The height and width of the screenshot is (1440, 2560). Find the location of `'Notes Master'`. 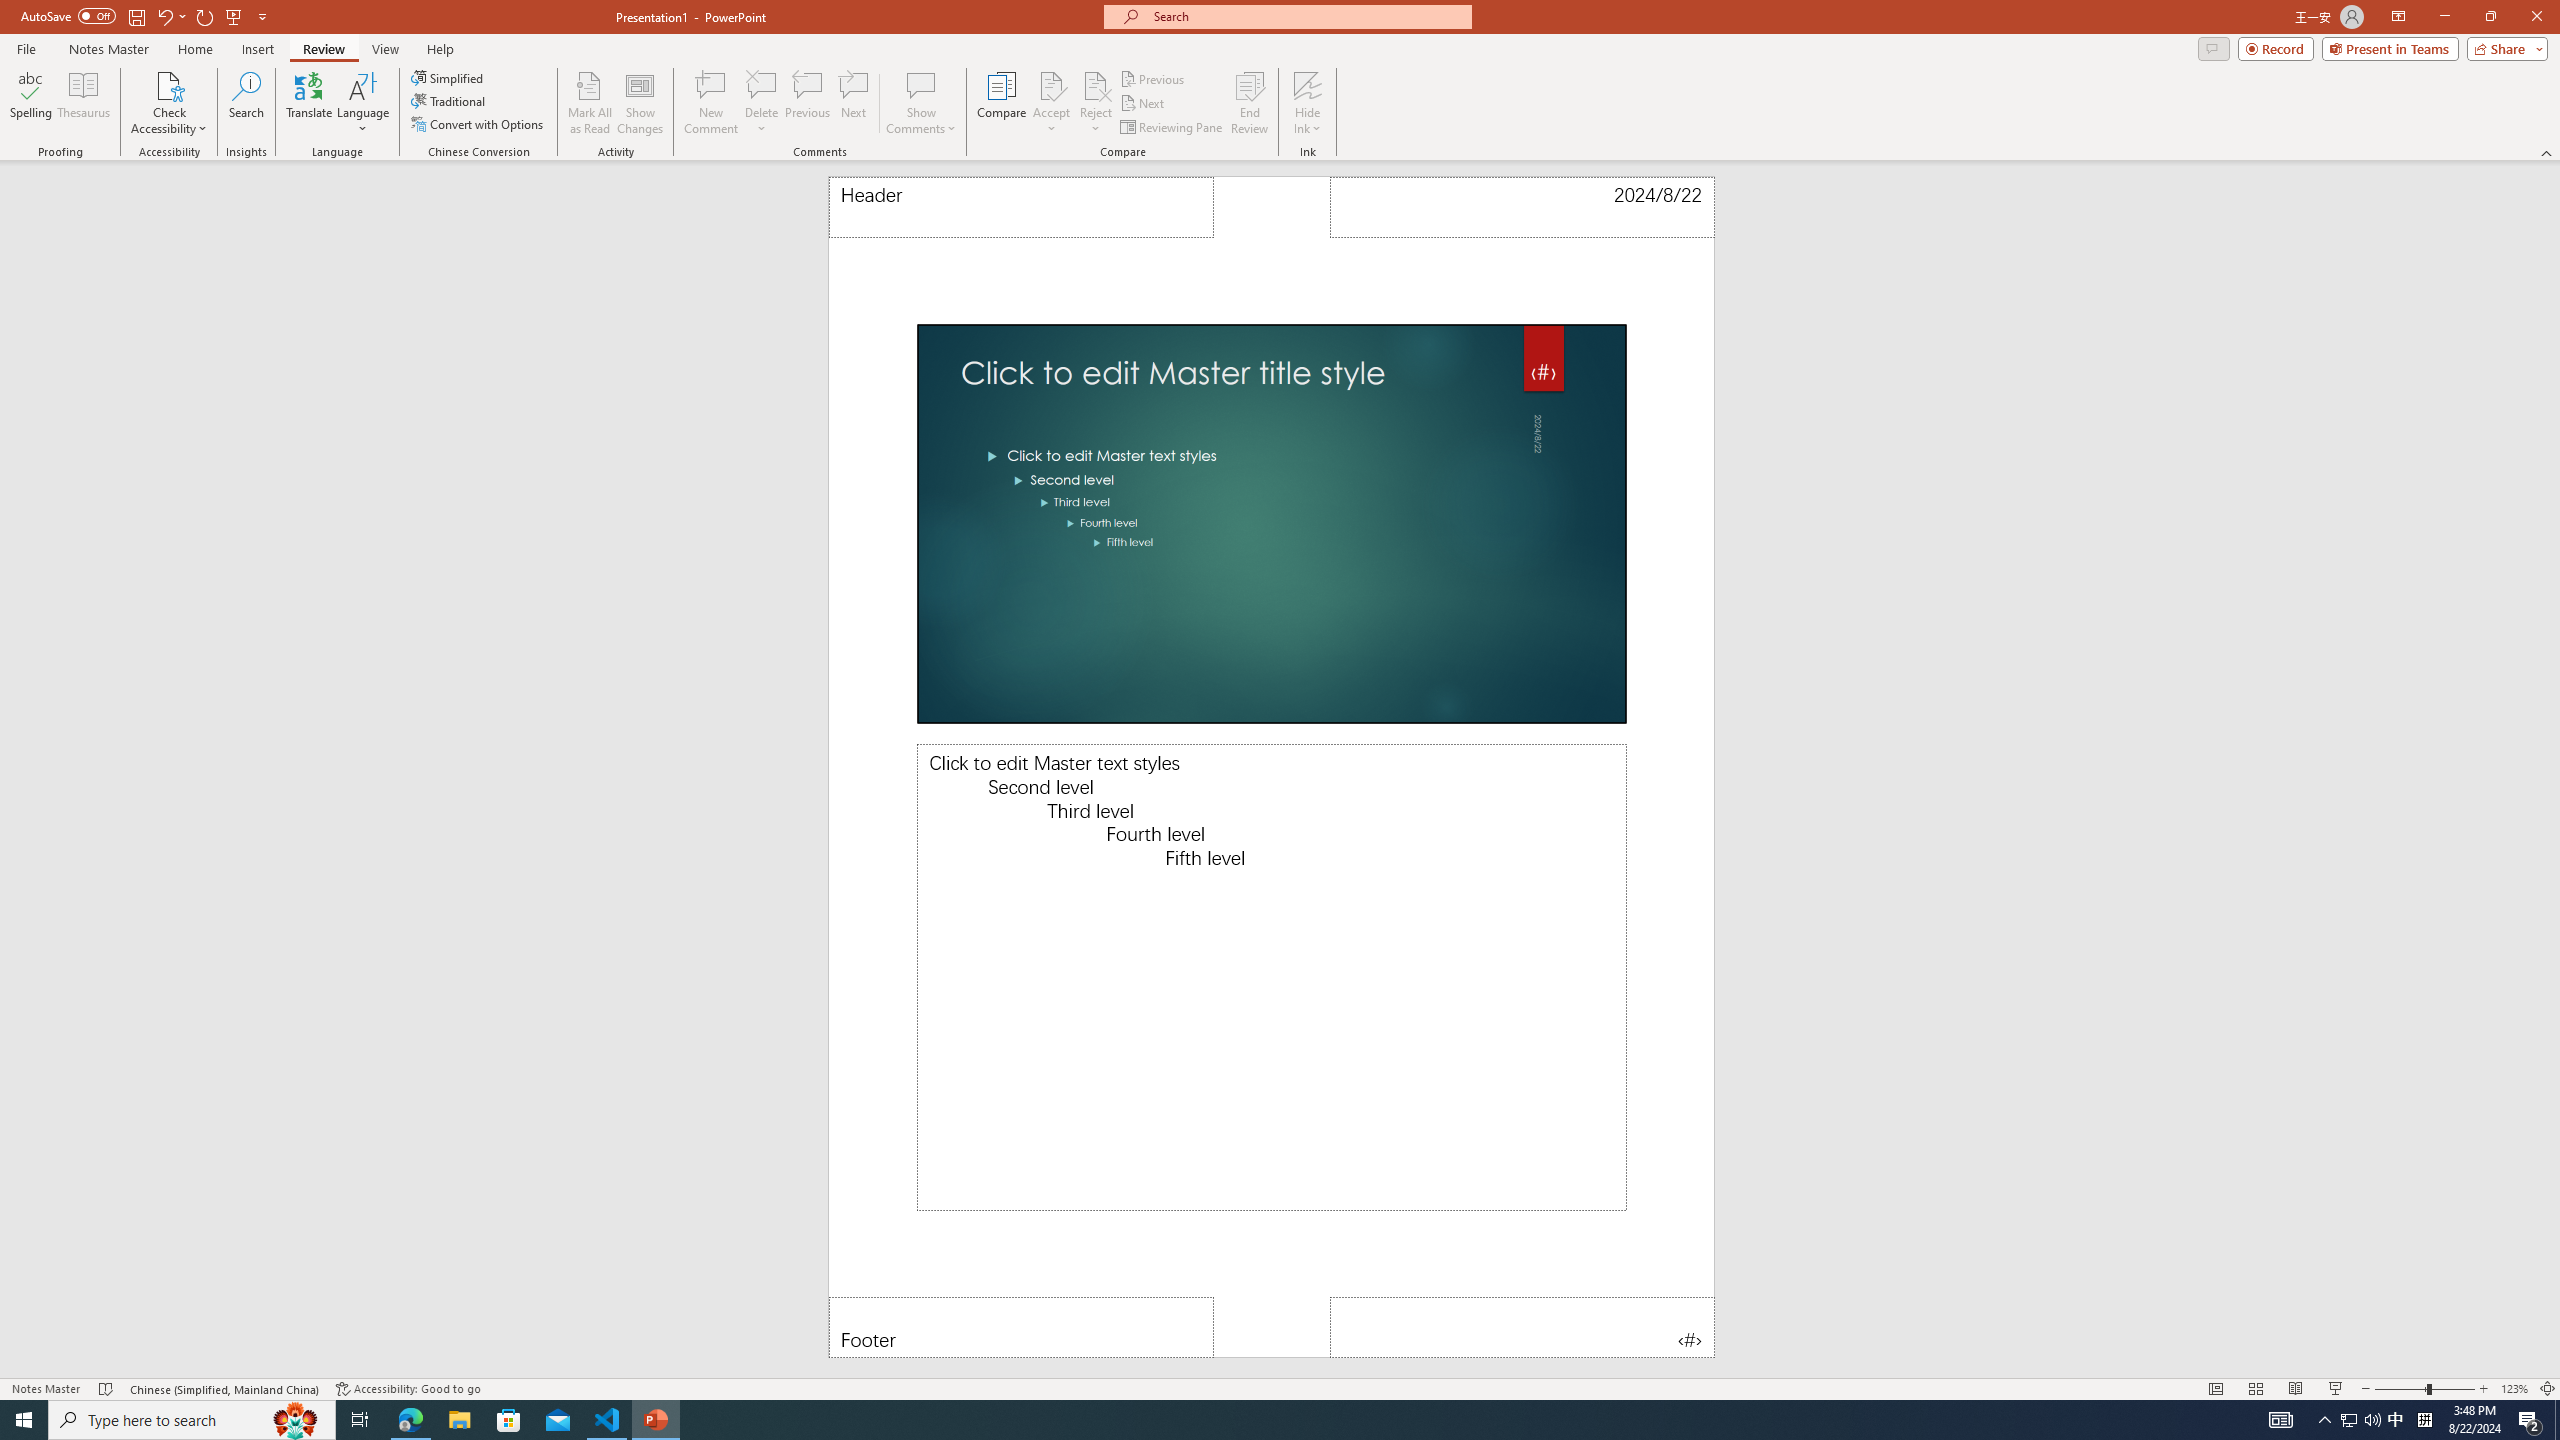

'Notes Master' is located at coordinates (107, 49).